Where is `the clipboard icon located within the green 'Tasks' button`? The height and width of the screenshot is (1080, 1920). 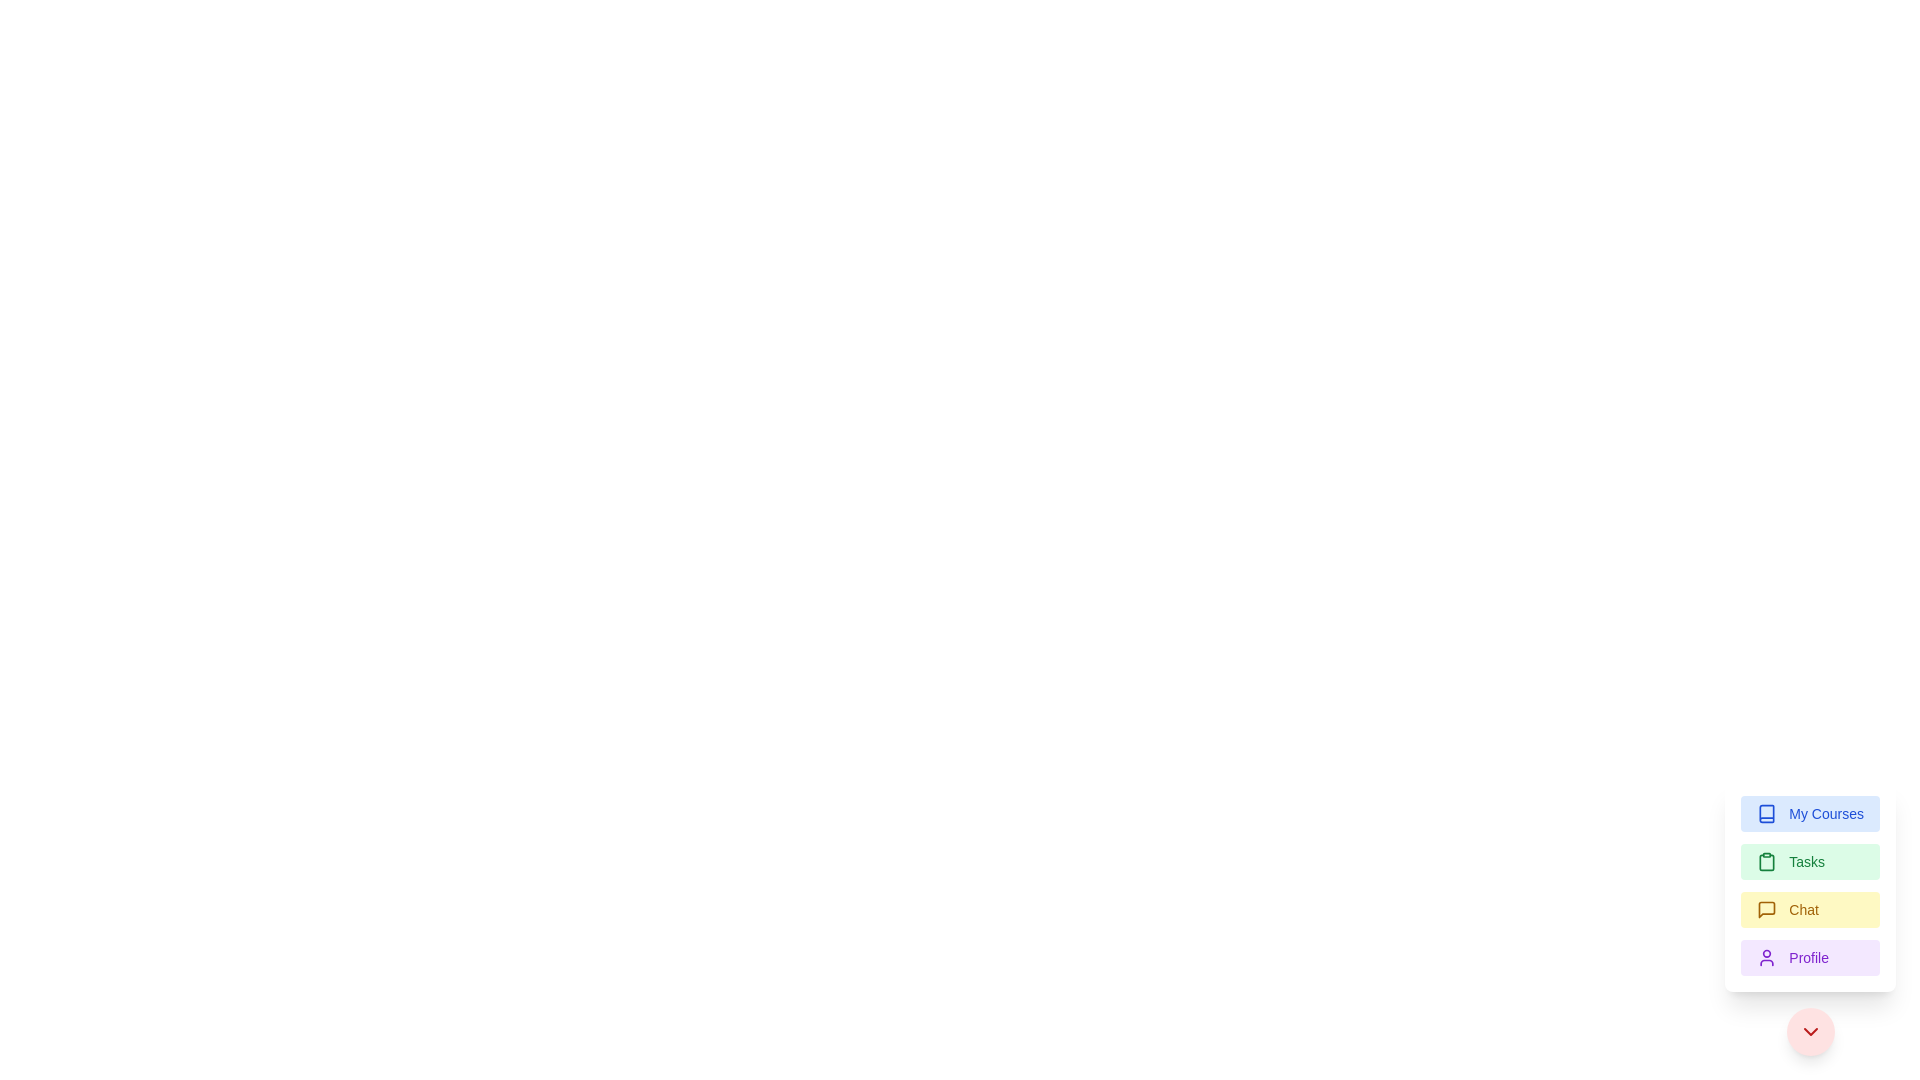
the clipboard icon located within the green 'Tasks' button is located at coordinates (1767, 860).